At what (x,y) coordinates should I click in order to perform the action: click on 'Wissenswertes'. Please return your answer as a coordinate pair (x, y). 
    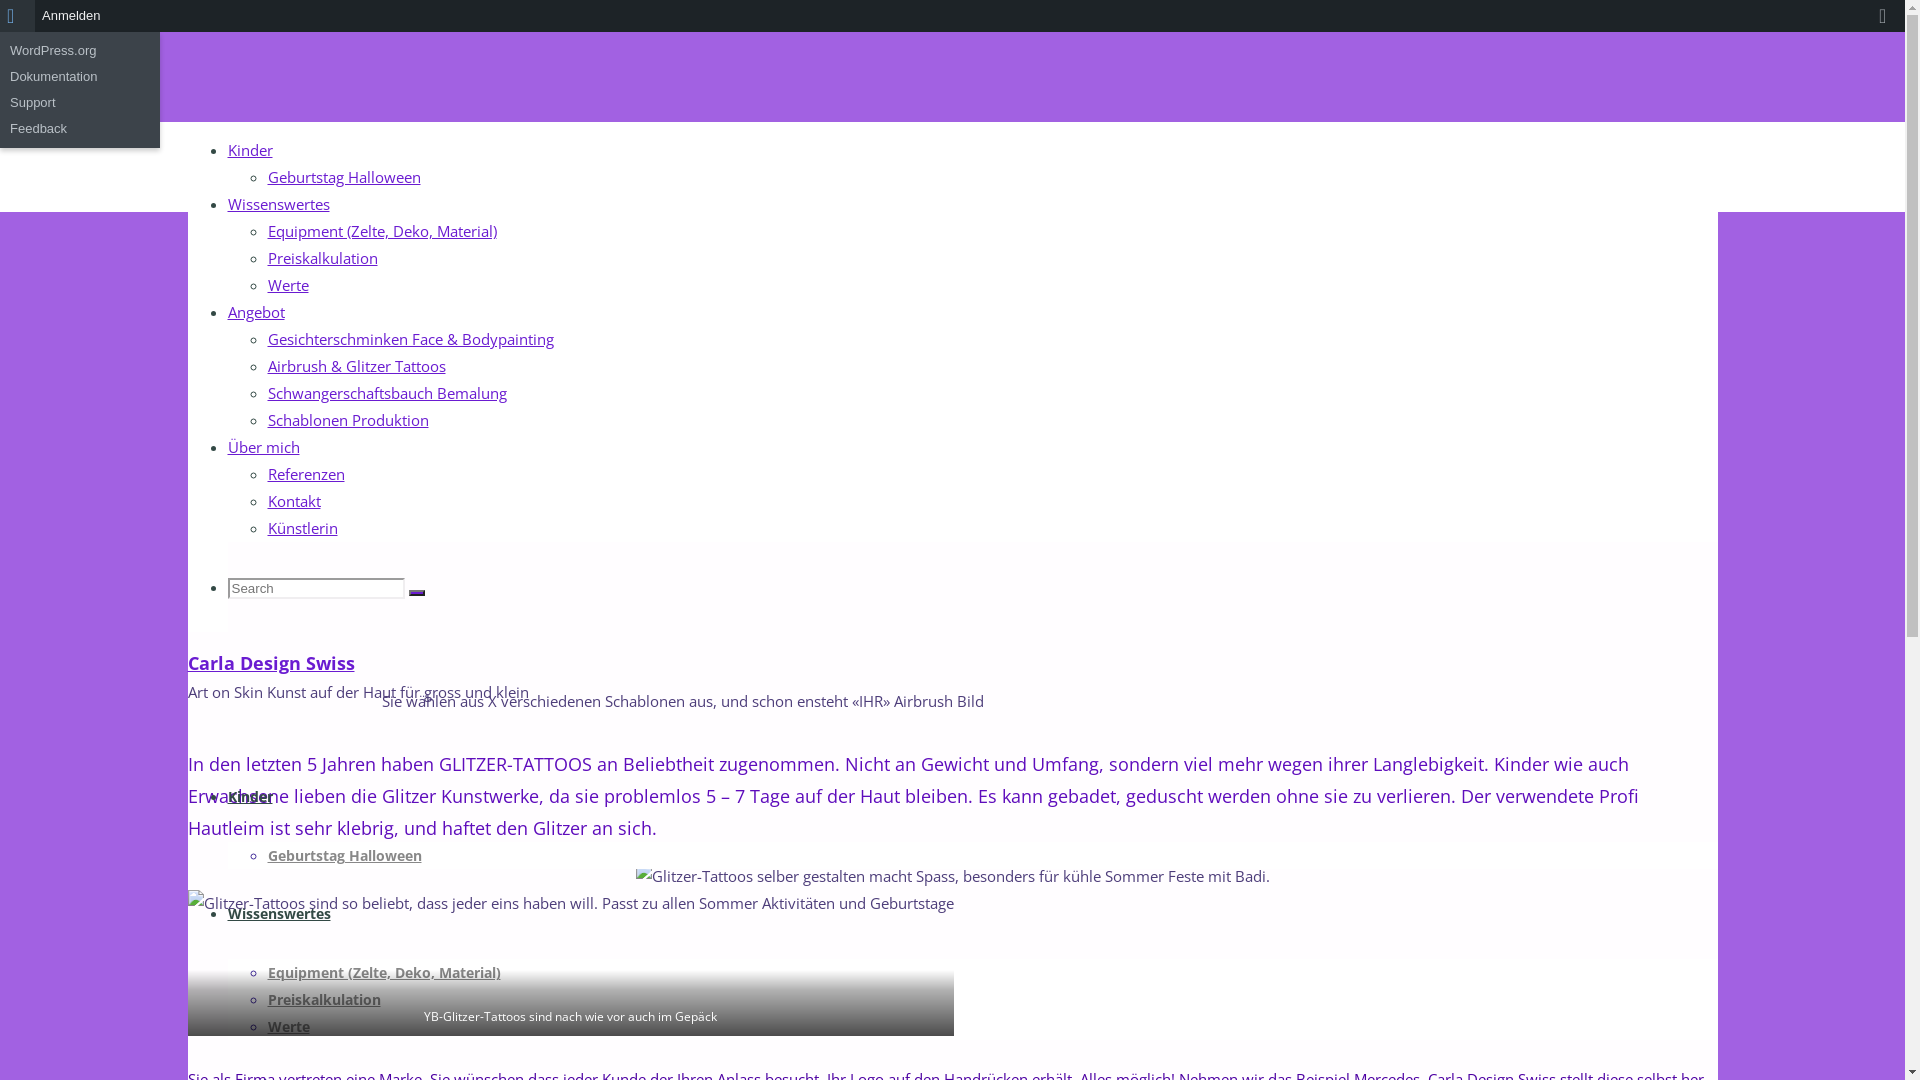
    Looking at the image, I should click on (277, 204).